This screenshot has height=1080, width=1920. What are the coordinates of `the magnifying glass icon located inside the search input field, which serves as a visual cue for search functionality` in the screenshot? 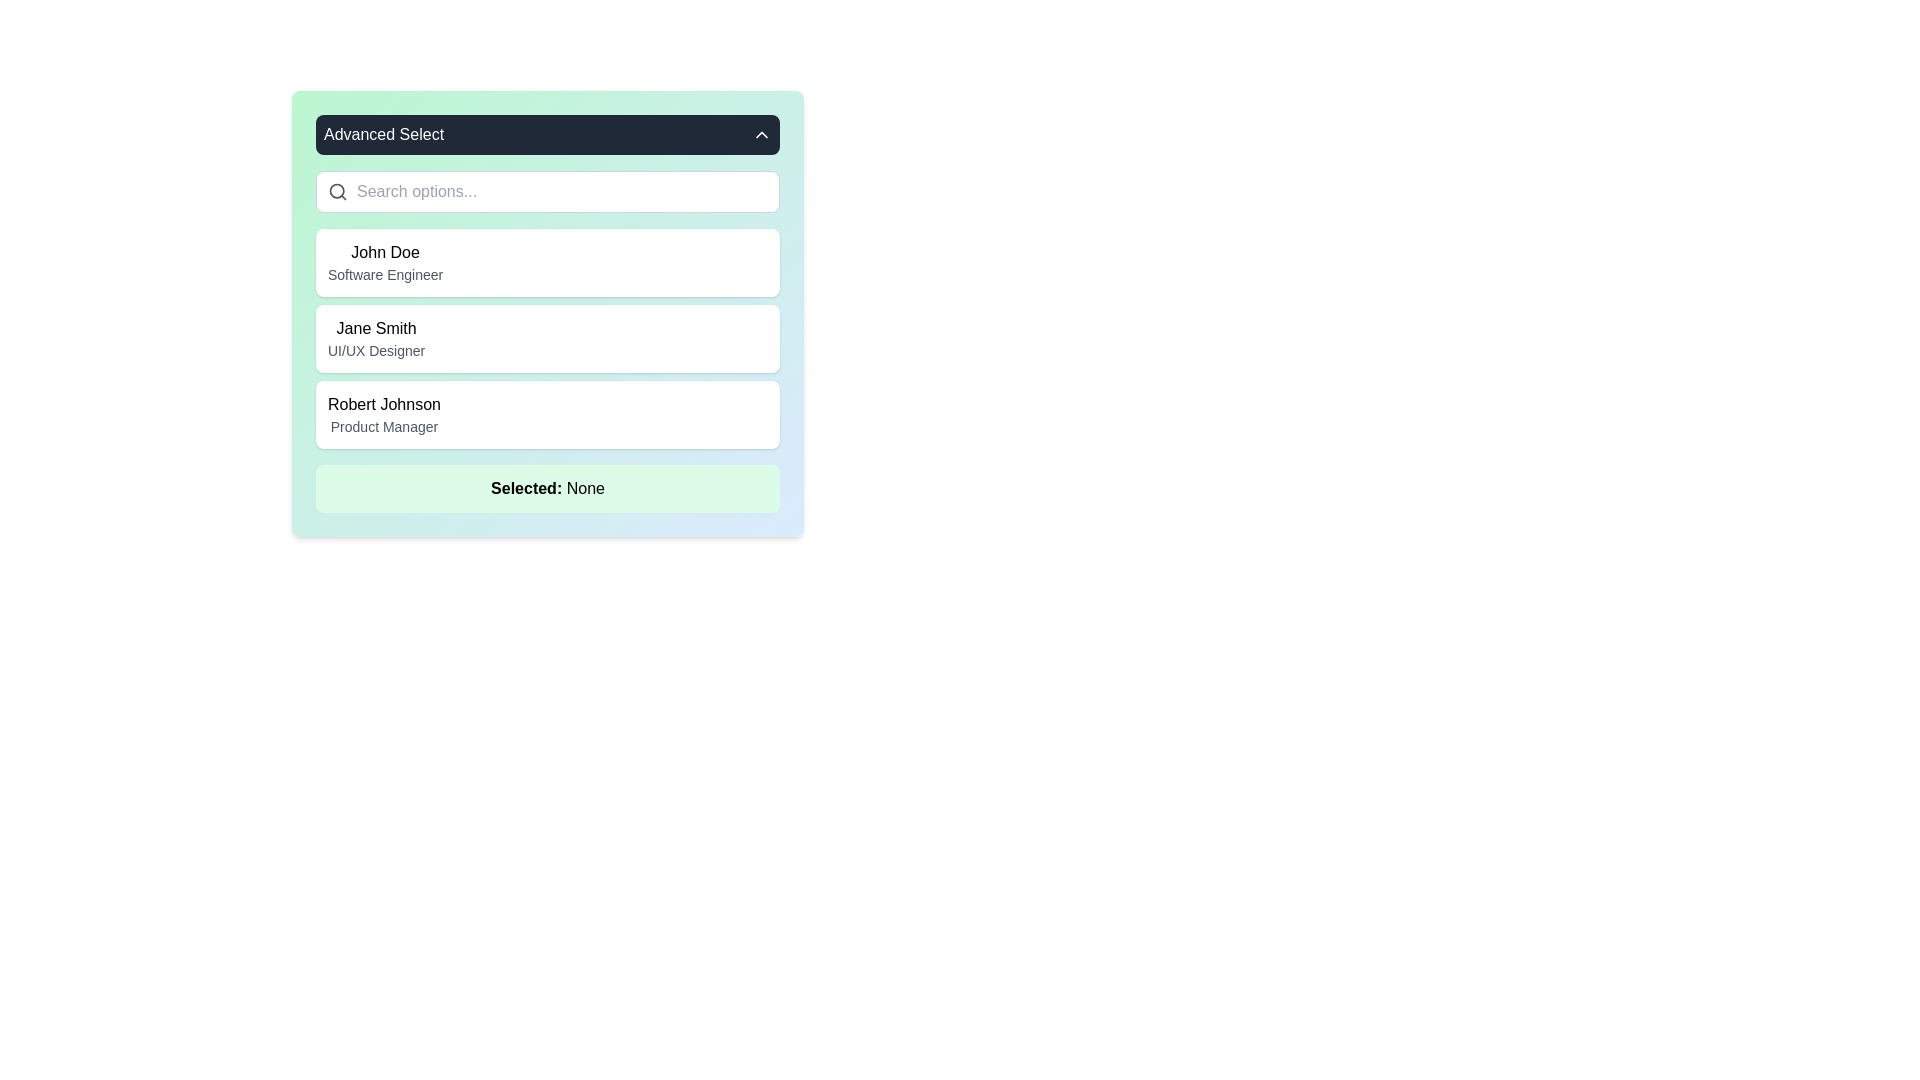 It's located at (337, 192).